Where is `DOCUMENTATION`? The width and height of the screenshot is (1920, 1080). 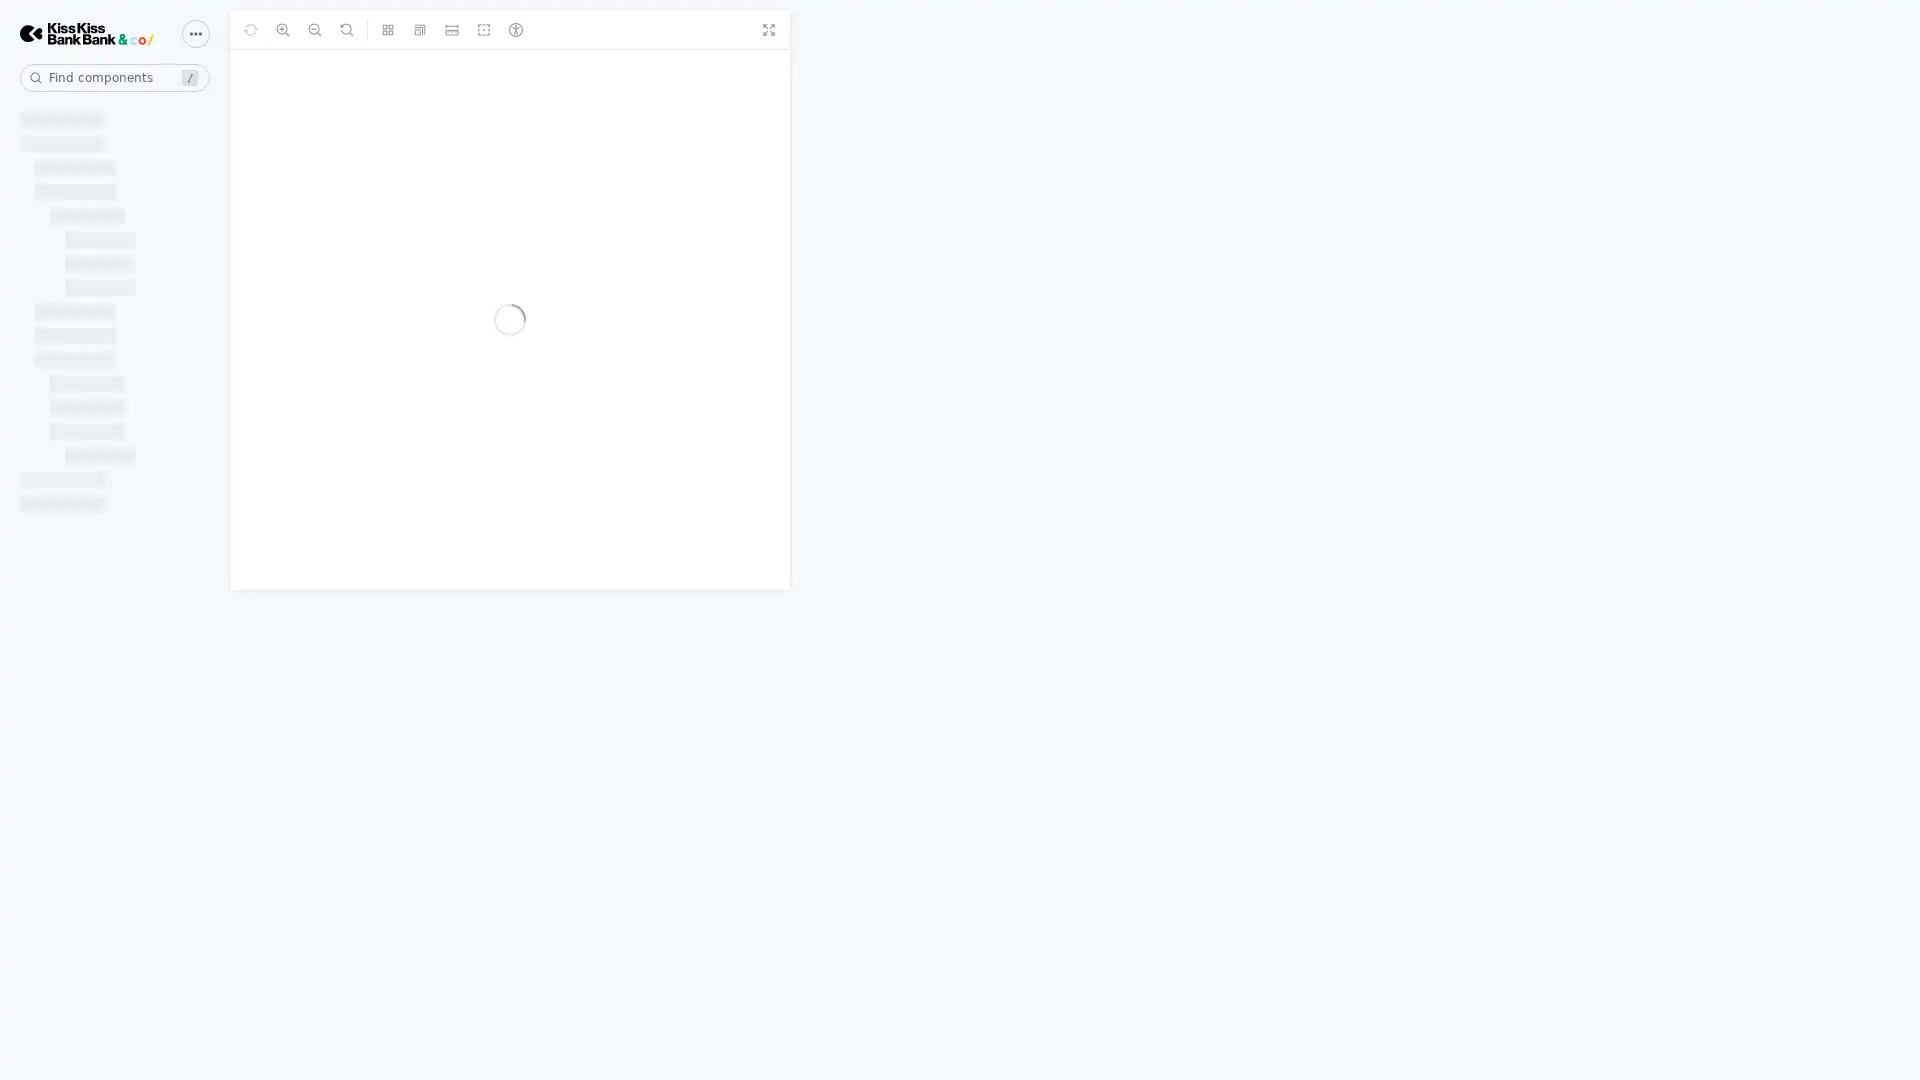 DOCUMENTATION is located at coordinates (93, 118).